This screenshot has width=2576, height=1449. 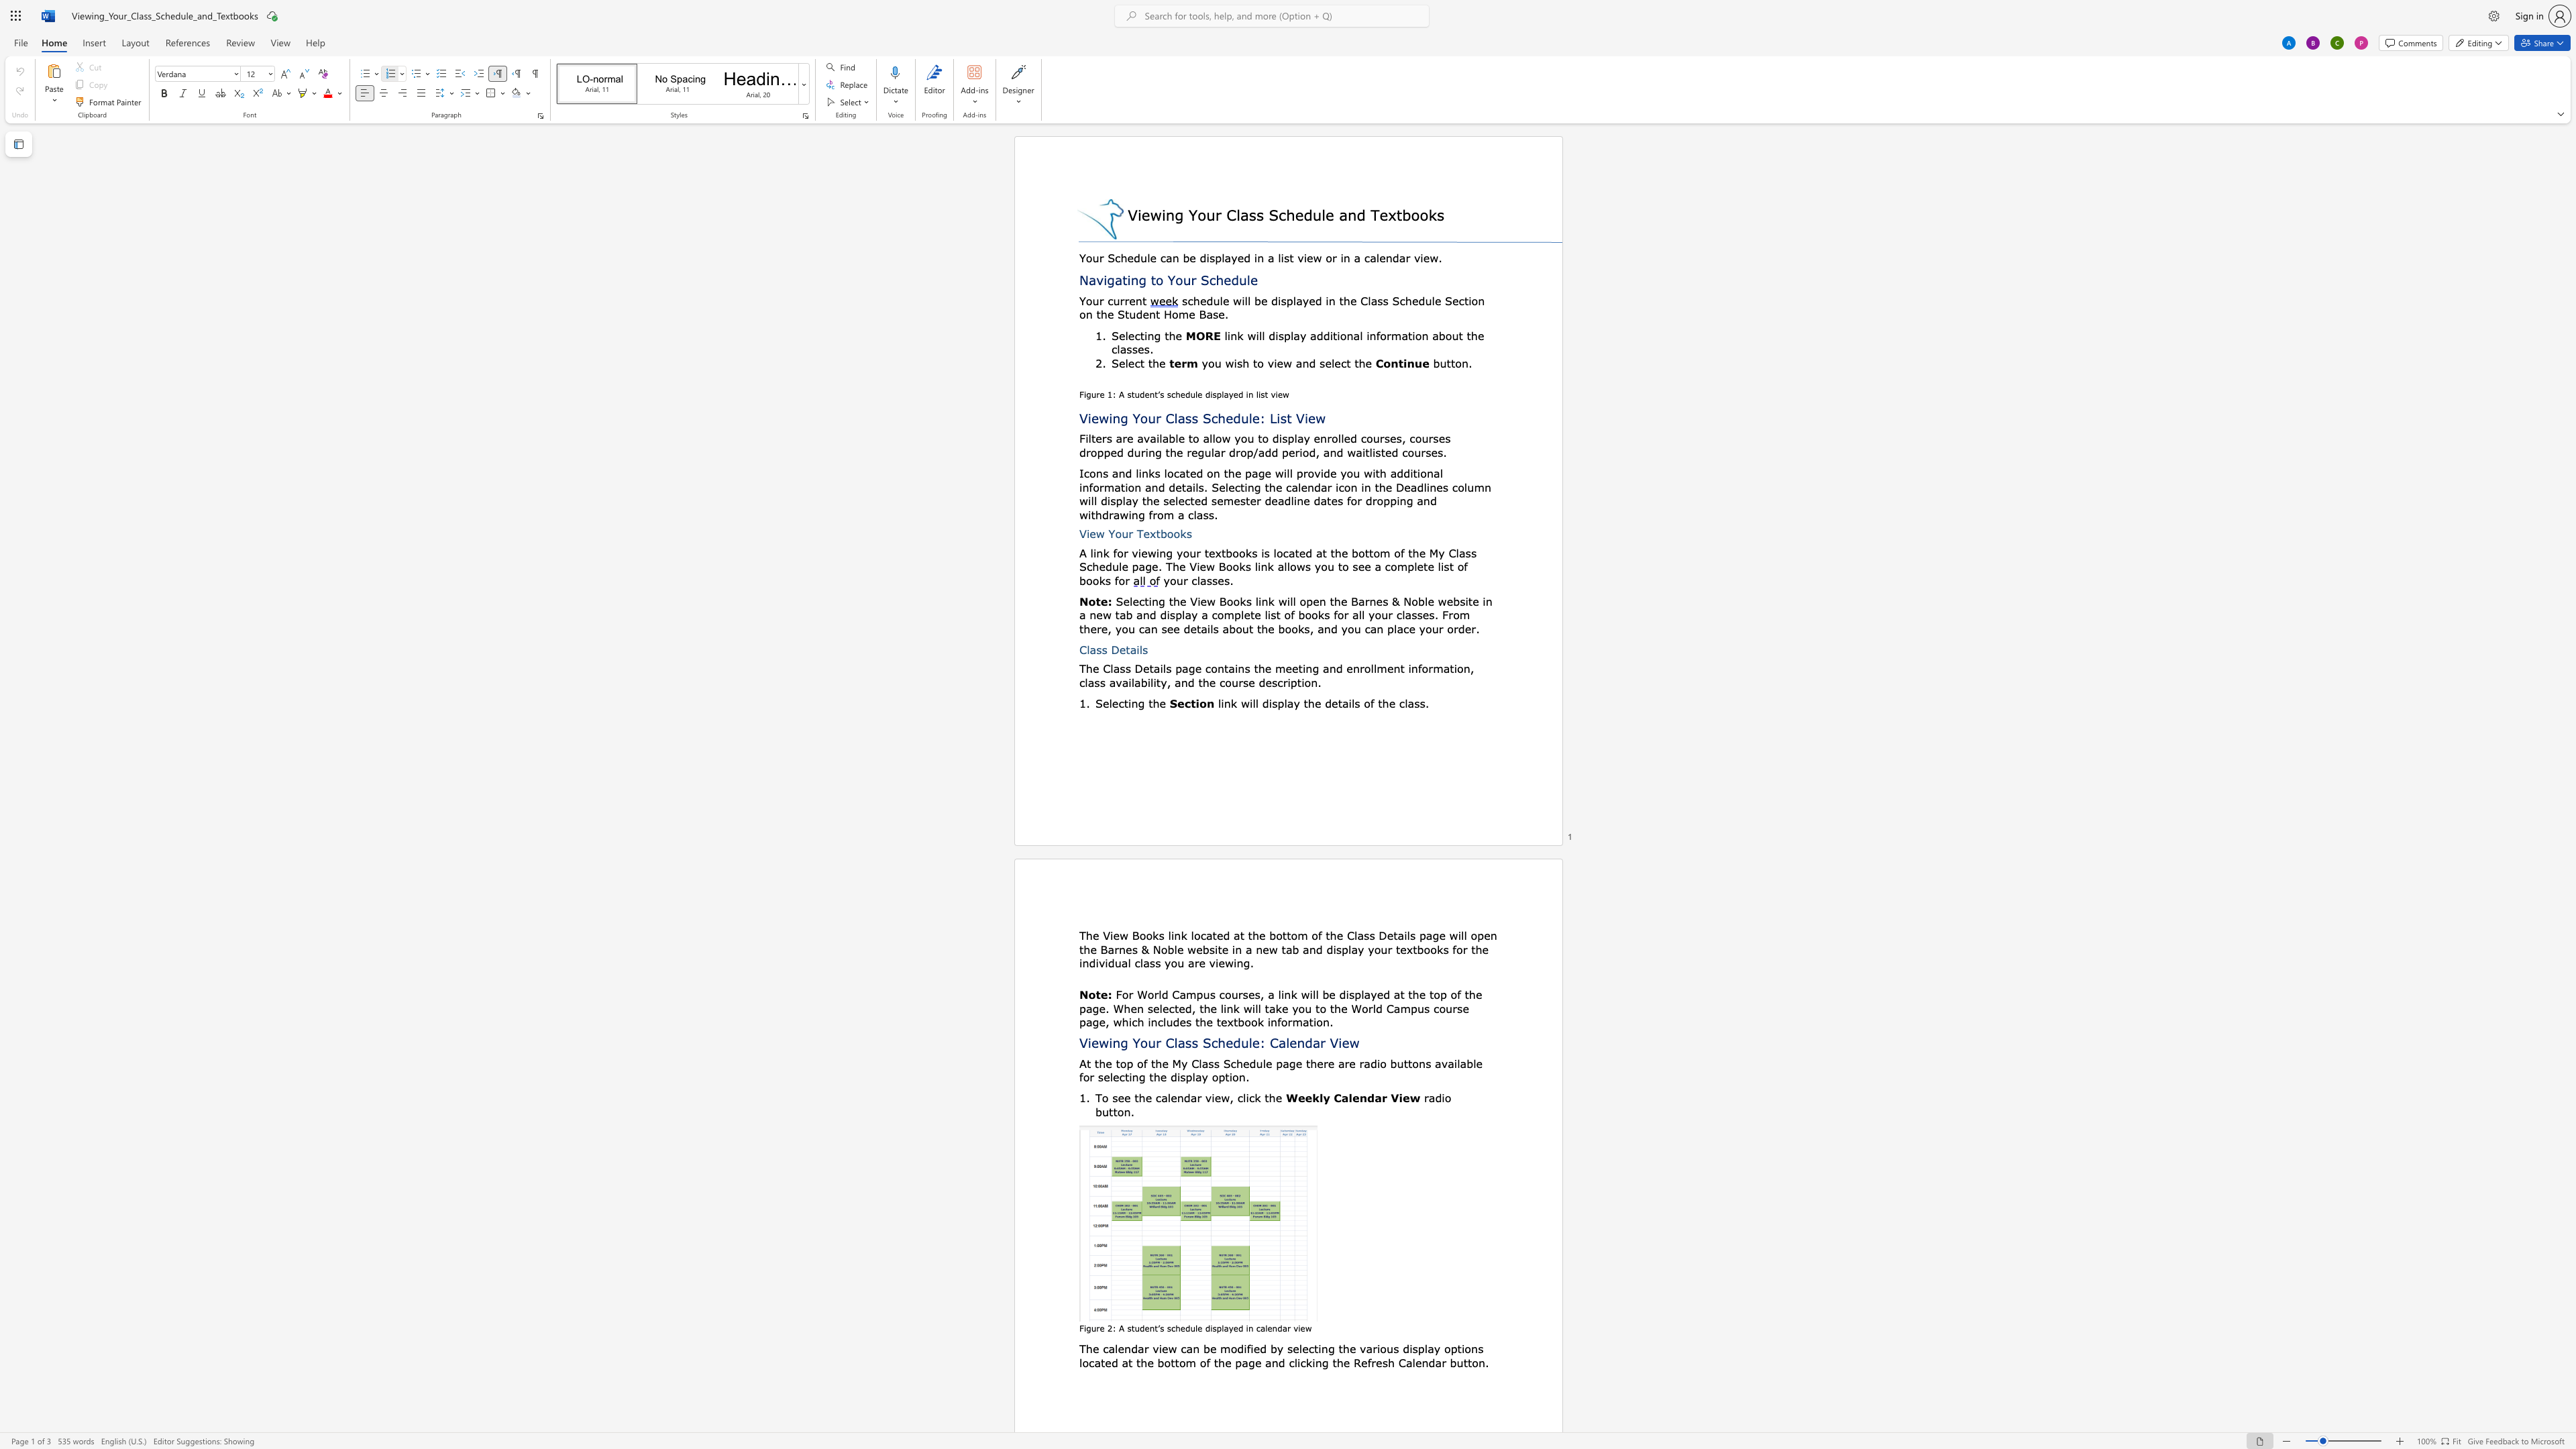 What do you see at coordinates (1175, 417) in the screenshot?
I see `the 1th character "l" in the text` at bounding box center [1175, 417].